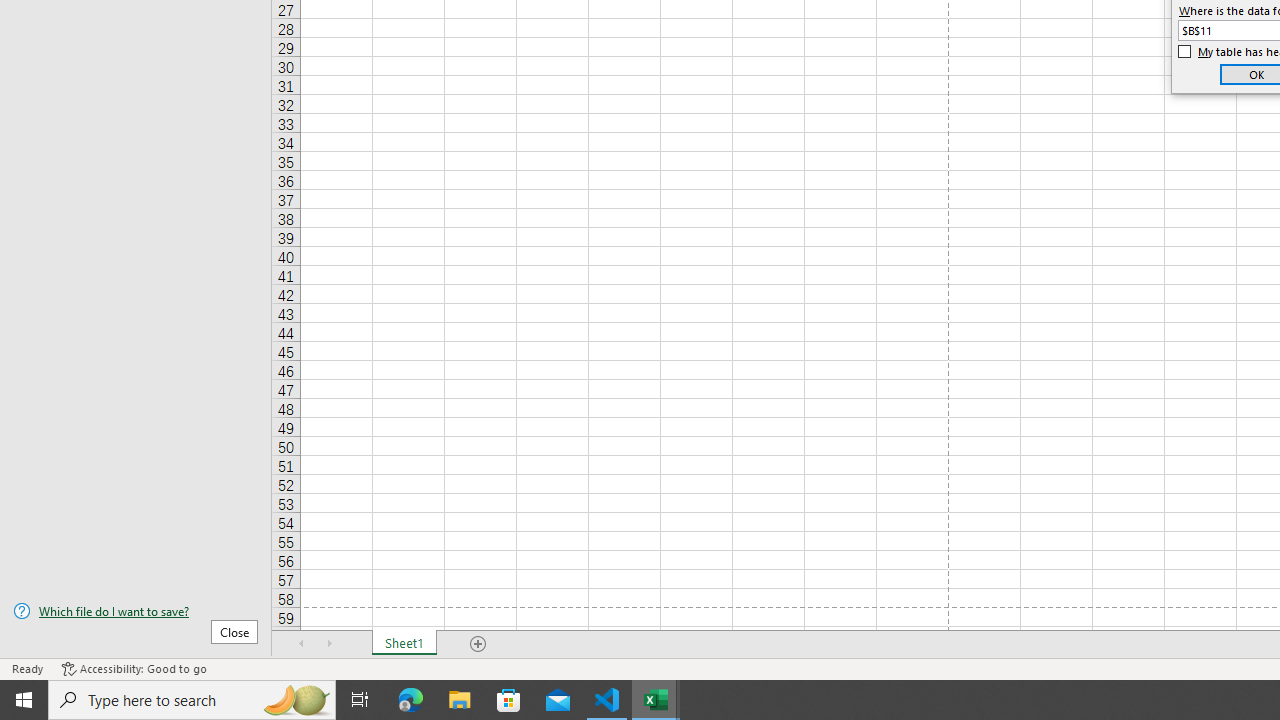 The width and height of the screenshot is (1280, 720). I want to click on 'Sheet1', so click(403, 644).